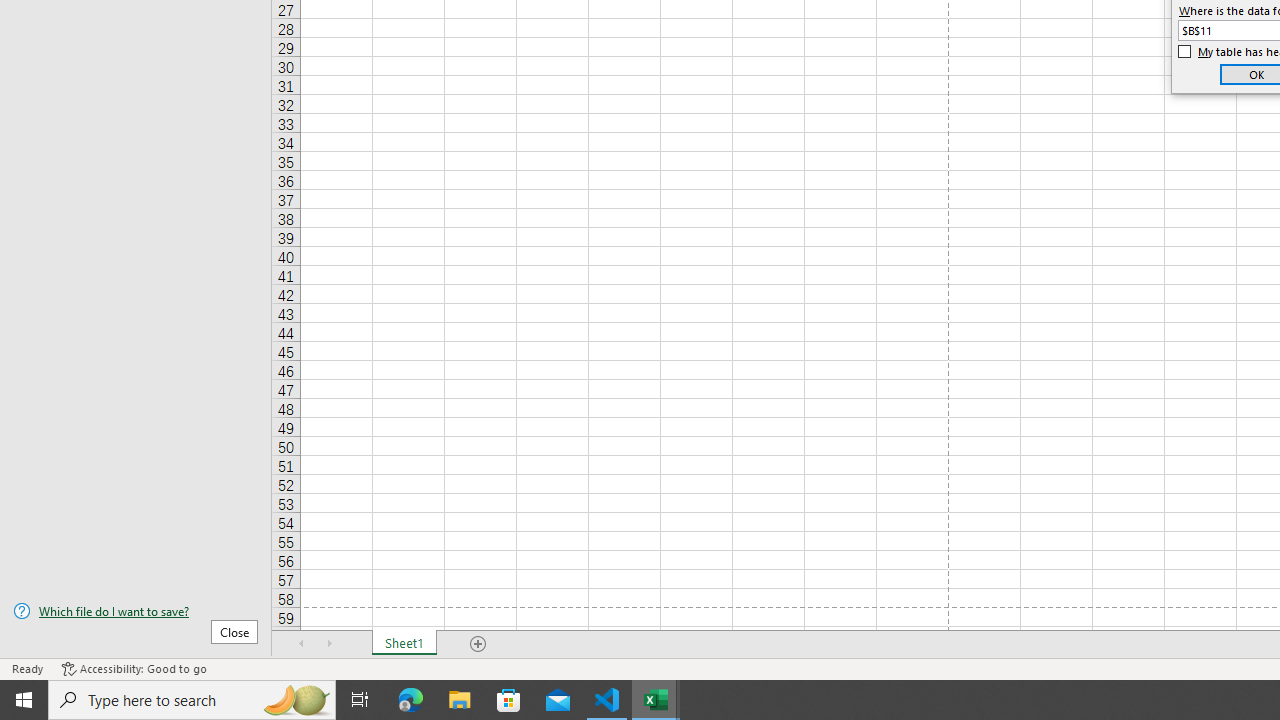 The width and height of the screenshot is (1280, 720). I want to click on 'Sheet1', so click(403, 644).